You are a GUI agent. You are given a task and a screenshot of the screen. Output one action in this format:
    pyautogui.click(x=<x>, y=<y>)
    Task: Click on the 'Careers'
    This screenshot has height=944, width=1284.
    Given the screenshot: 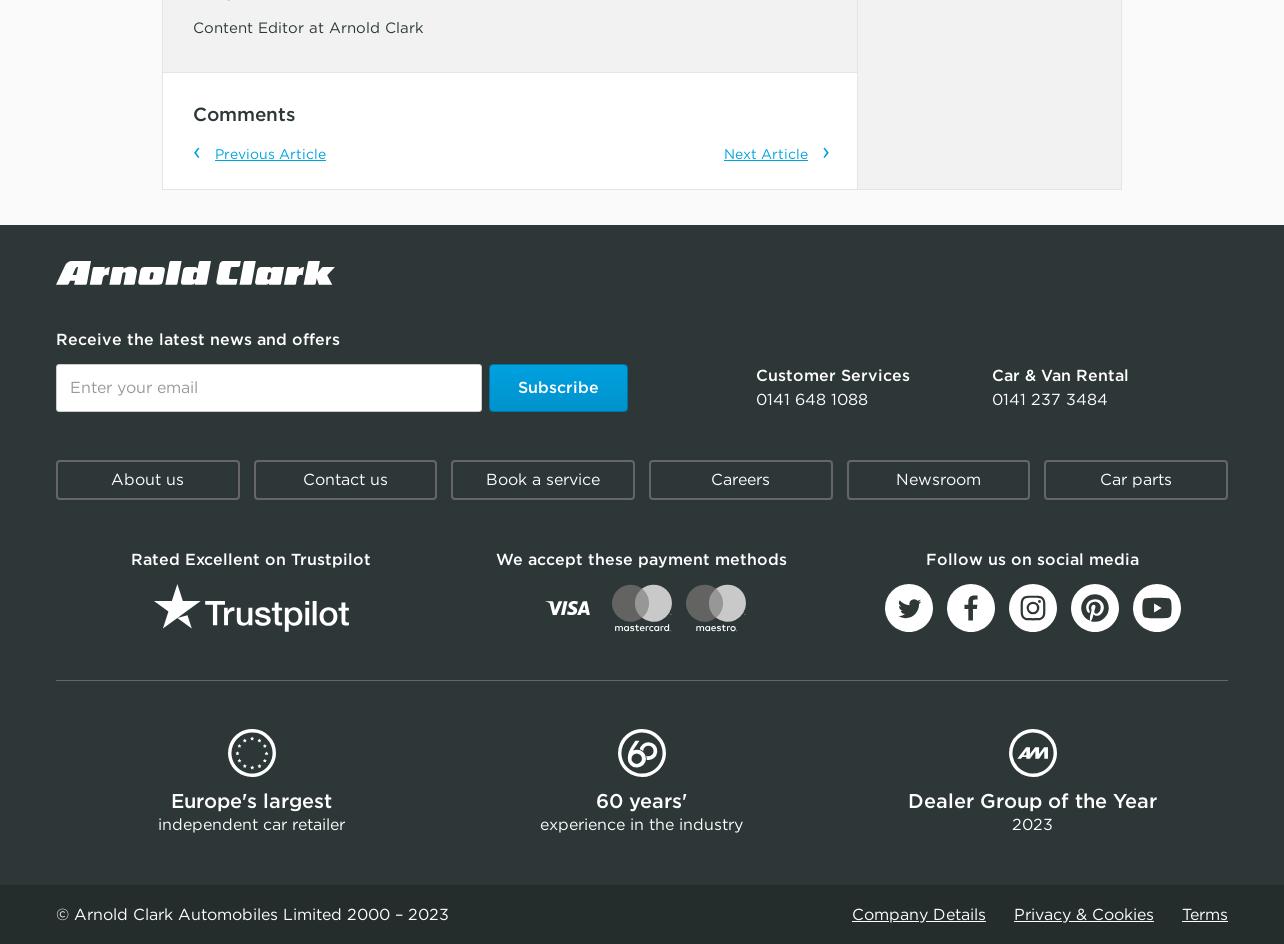 What is the action you would take?
    pyautogui.click(x=710, y=478)
    